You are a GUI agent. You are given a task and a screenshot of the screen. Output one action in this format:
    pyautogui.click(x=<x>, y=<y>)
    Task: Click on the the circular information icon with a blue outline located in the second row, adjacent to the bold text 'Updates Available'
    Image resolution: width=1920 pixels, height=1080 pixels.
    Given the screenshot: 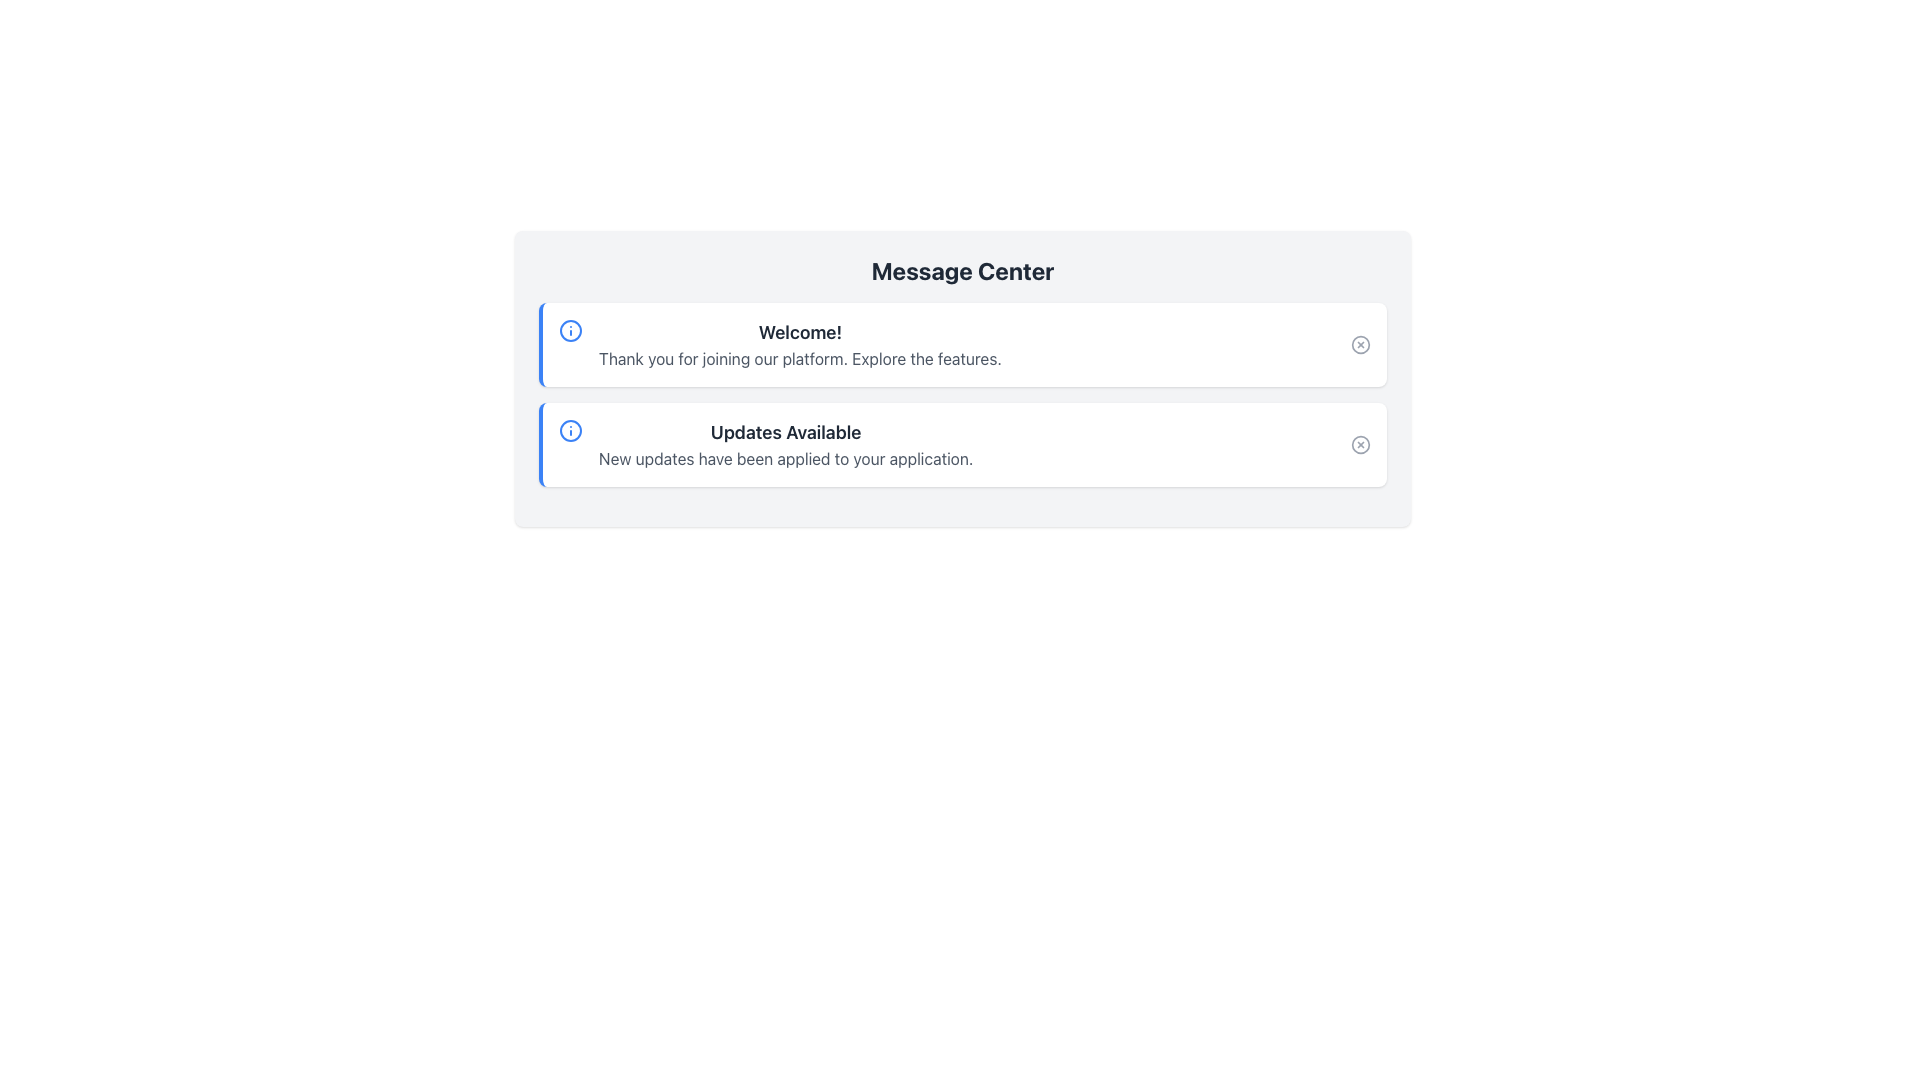 What is the action you would take?
    pyautogui.click(x=570, y=430)
    